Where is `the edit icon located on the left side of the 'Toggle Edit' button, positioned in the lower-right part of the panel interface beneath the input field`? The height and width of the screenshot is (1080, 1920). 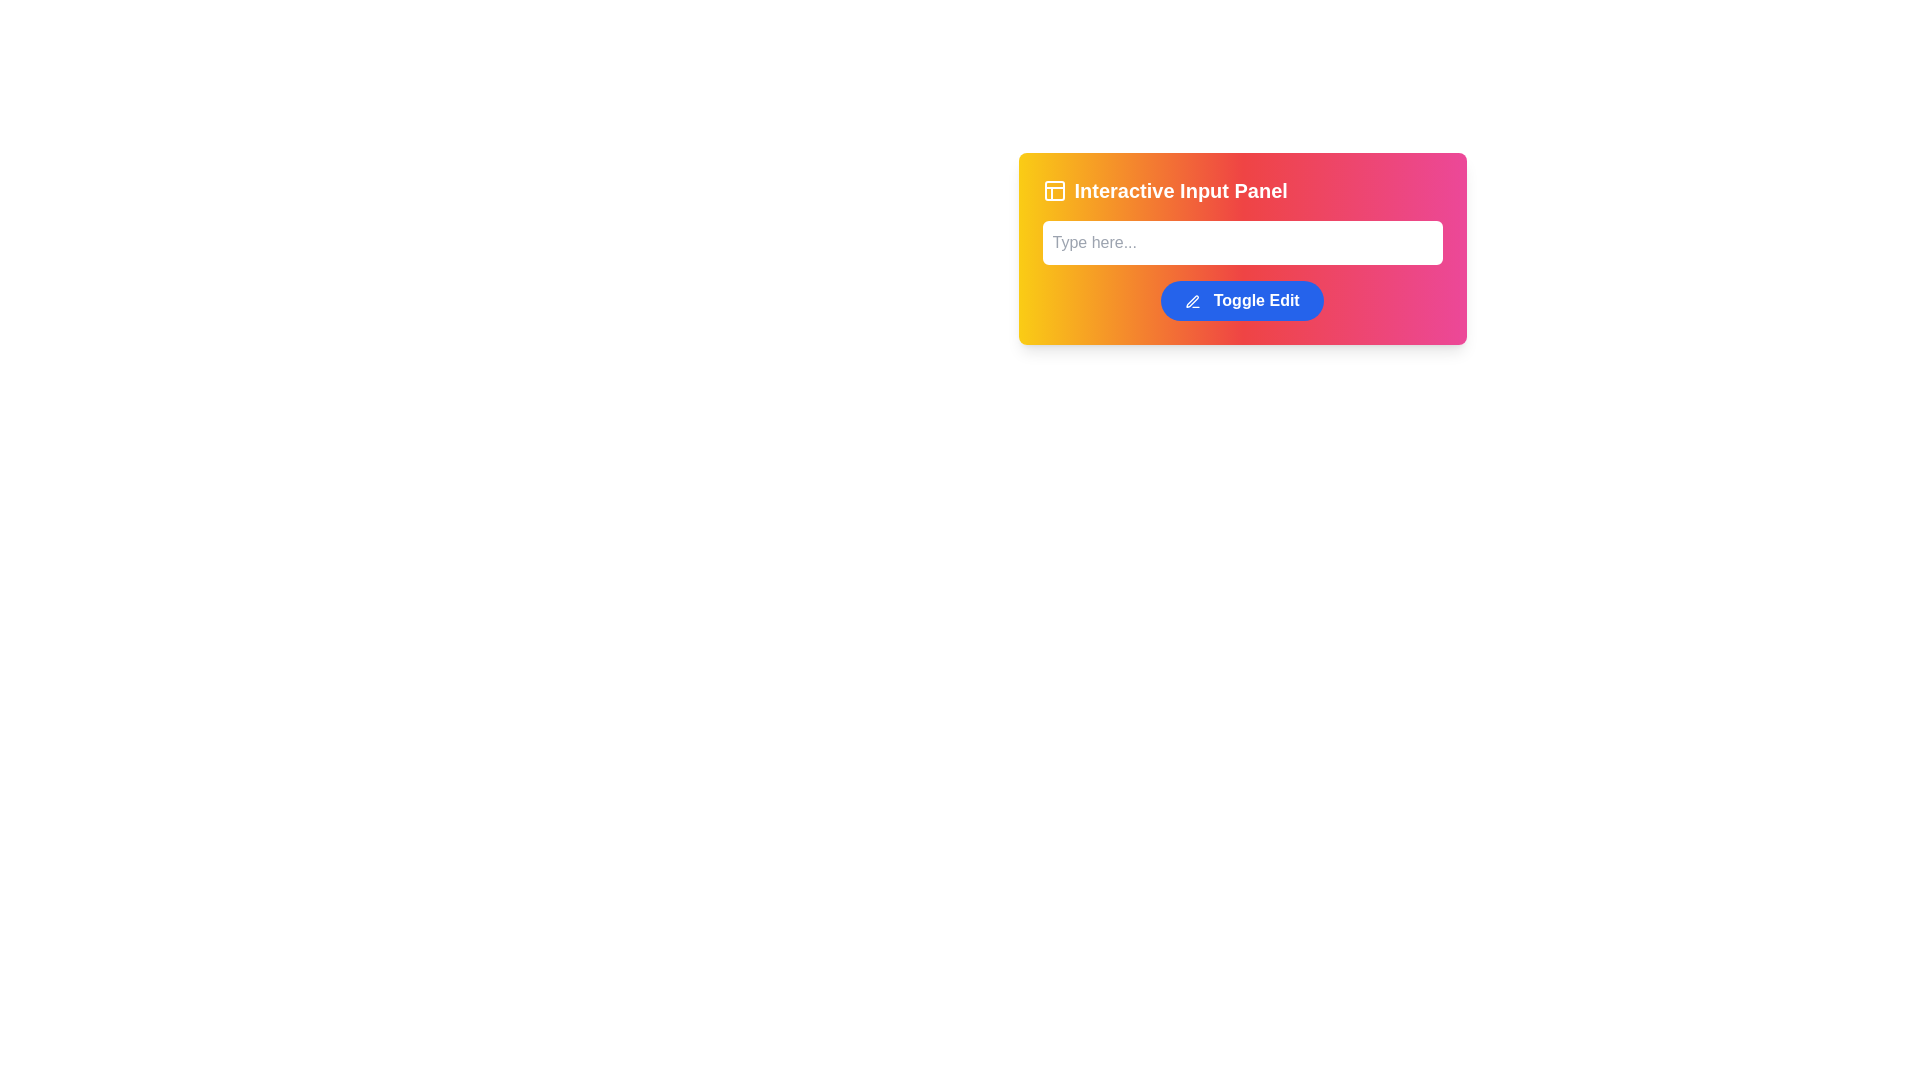 the edit icon located on the left side of the 'Toggle Edit' button, positioned in the lower-right part of the panel interface beneath the input field is located at coordinates (1193, 301).